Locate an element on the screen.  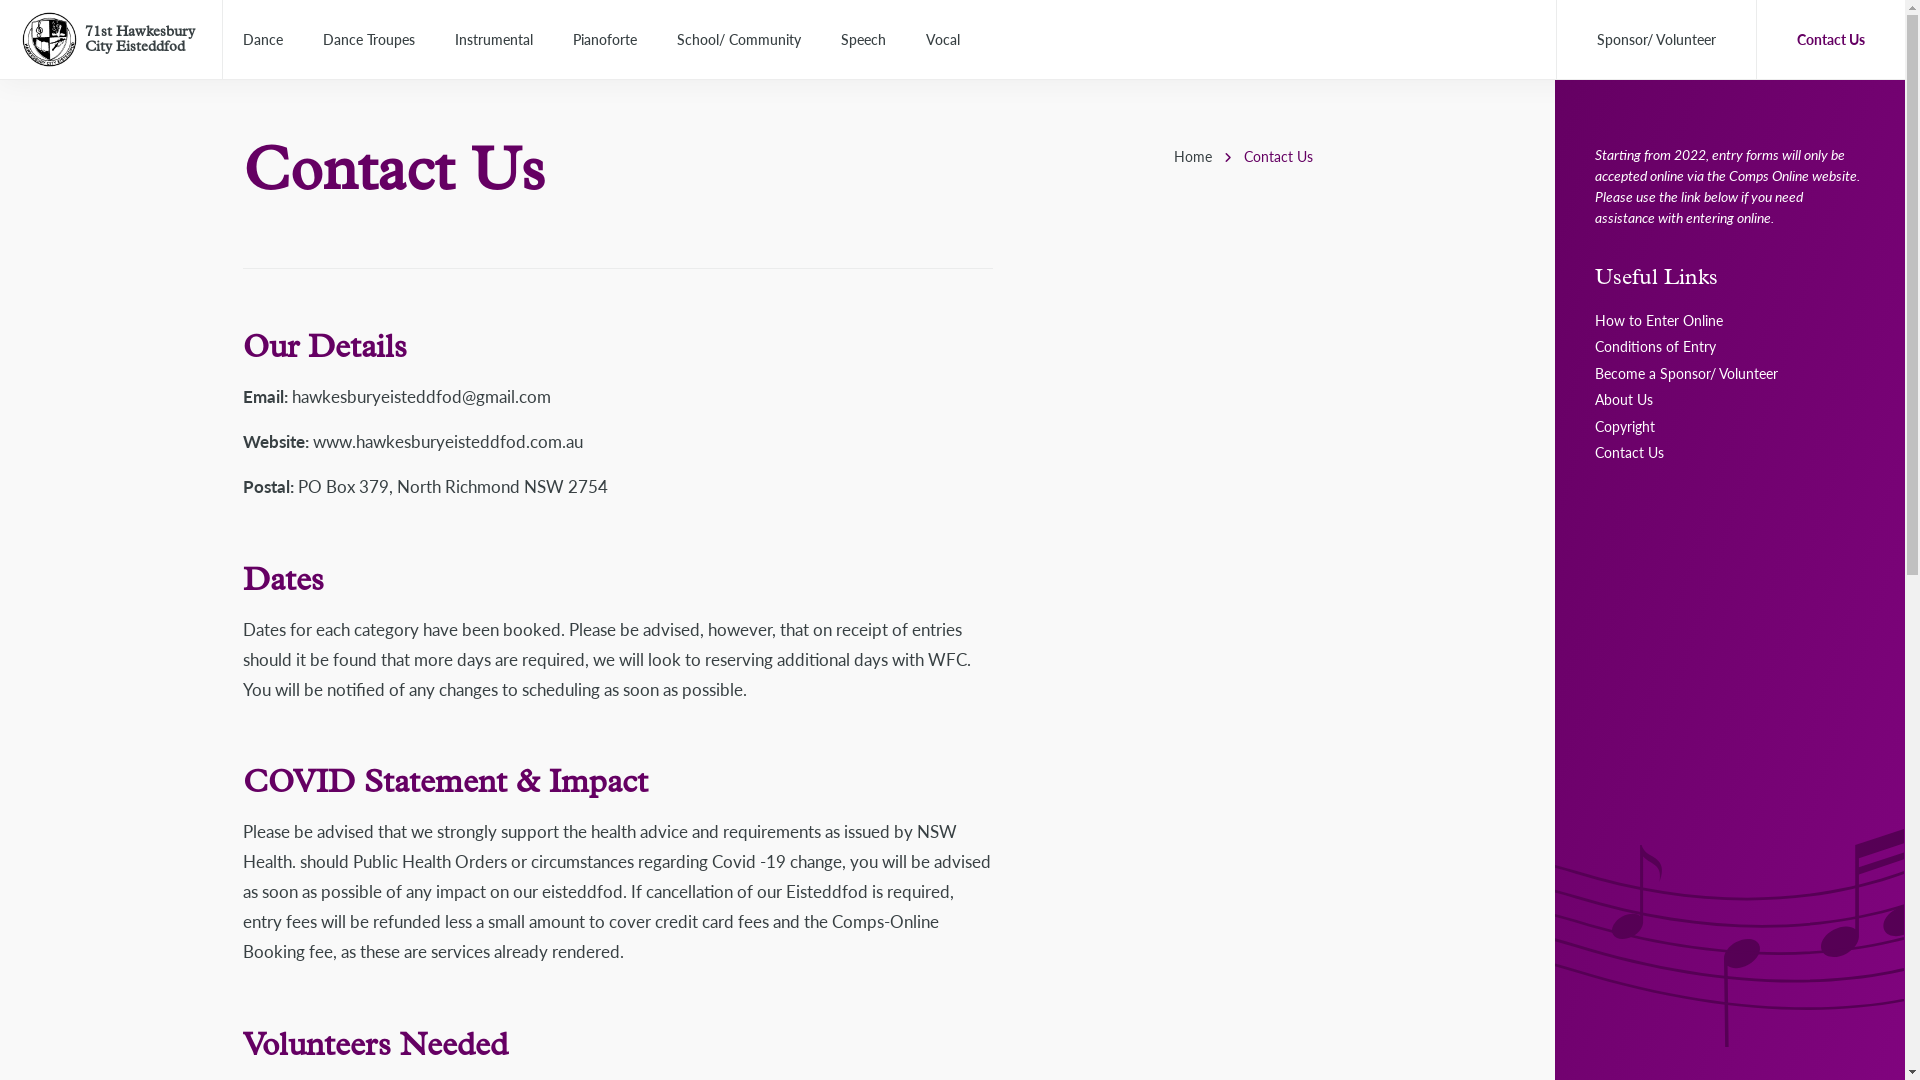
'School/ Community' is located at coordinates (738, 39).